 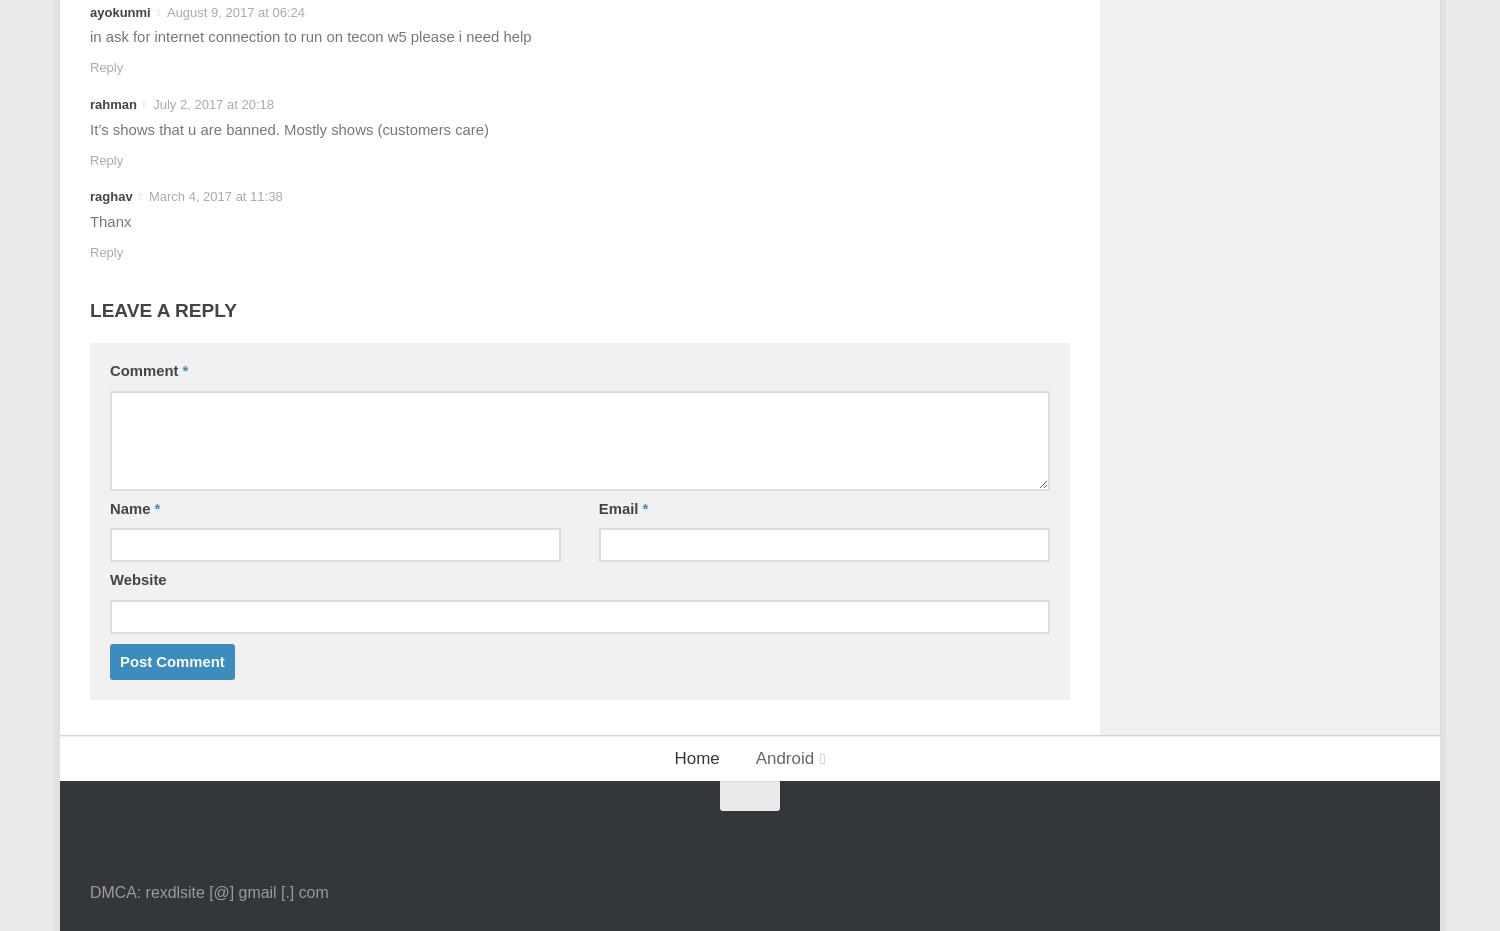 What do you see at coordinates (213, 195) in the screenshot?
I see `'March 4, 2017 at 11:38'` at bounding box center [213, 195].